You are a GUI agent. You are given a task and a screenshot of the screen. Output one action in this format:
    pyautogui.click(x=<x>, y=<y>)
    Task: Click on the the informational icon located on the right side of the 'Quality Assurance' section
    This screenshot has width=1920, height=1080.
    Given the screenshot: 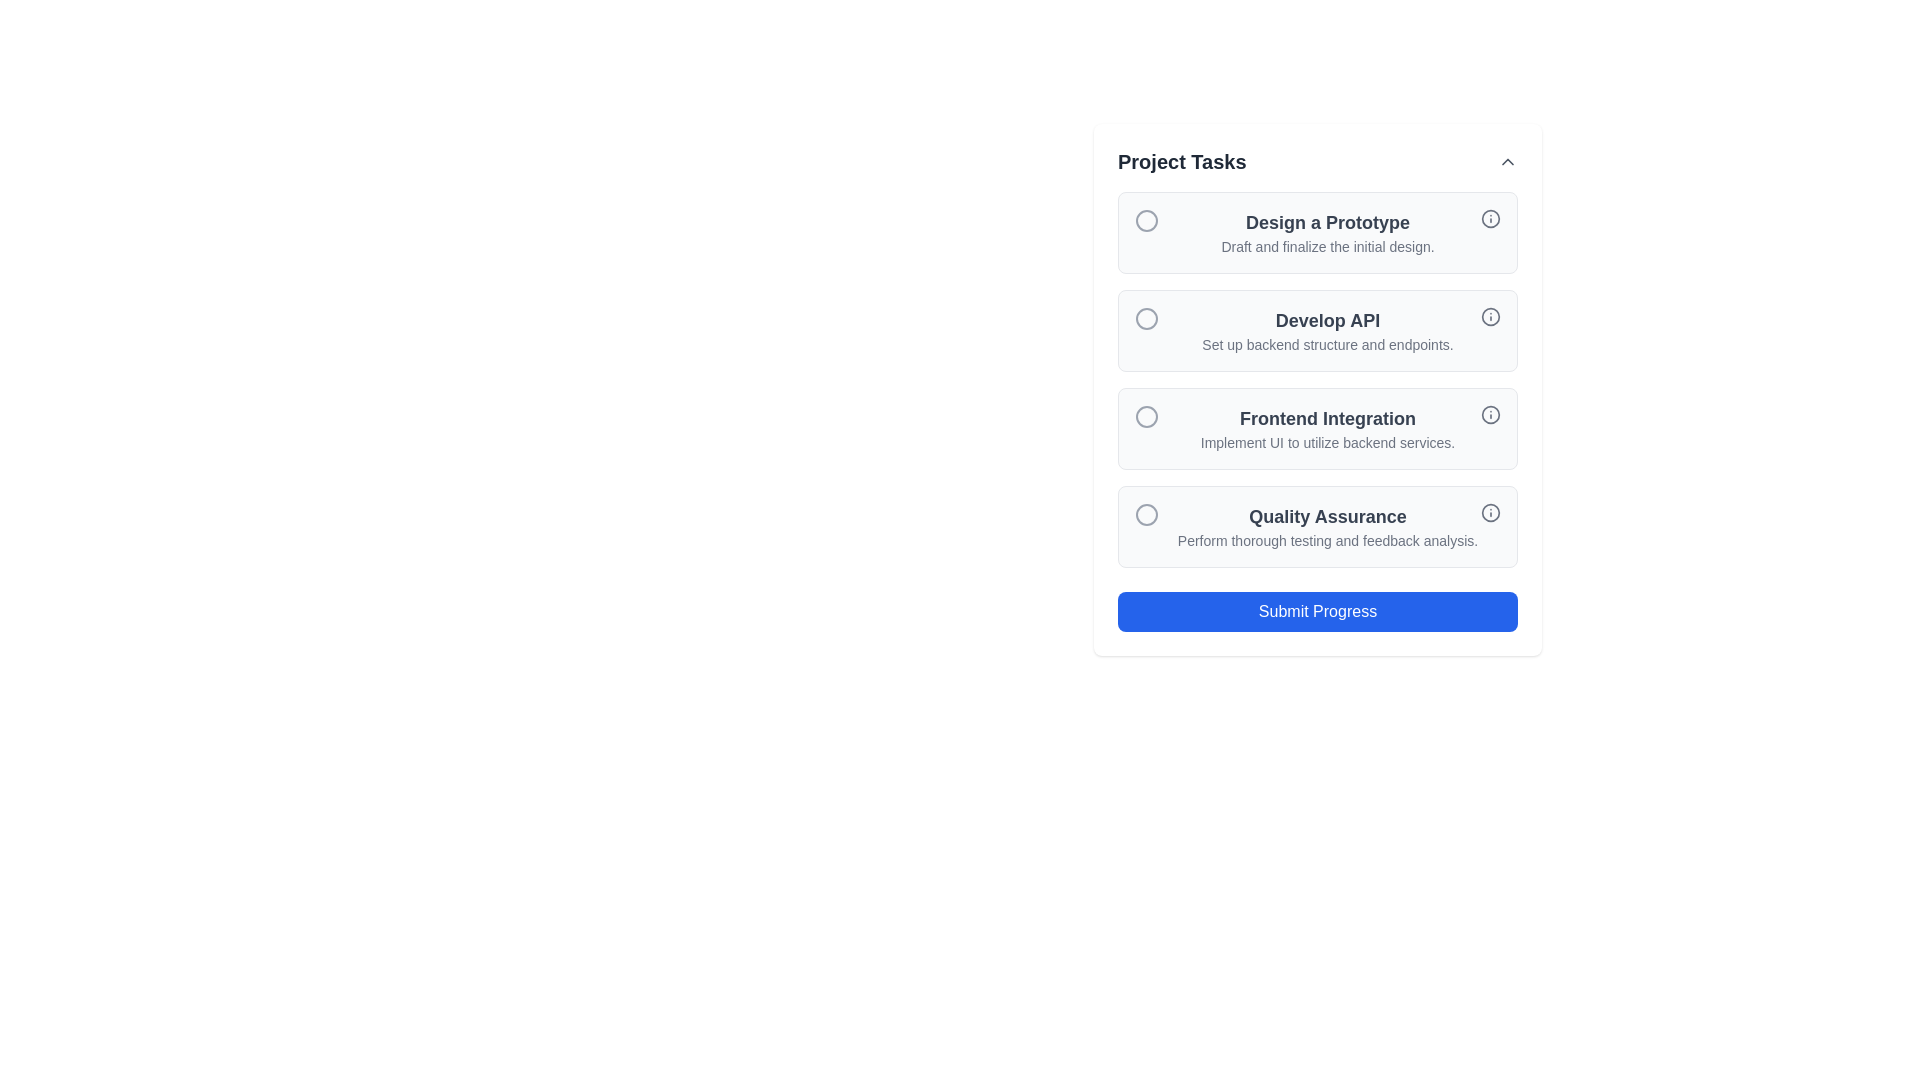 What is the action you would take?
    pyautogui.click(x=1491, y=512)
    